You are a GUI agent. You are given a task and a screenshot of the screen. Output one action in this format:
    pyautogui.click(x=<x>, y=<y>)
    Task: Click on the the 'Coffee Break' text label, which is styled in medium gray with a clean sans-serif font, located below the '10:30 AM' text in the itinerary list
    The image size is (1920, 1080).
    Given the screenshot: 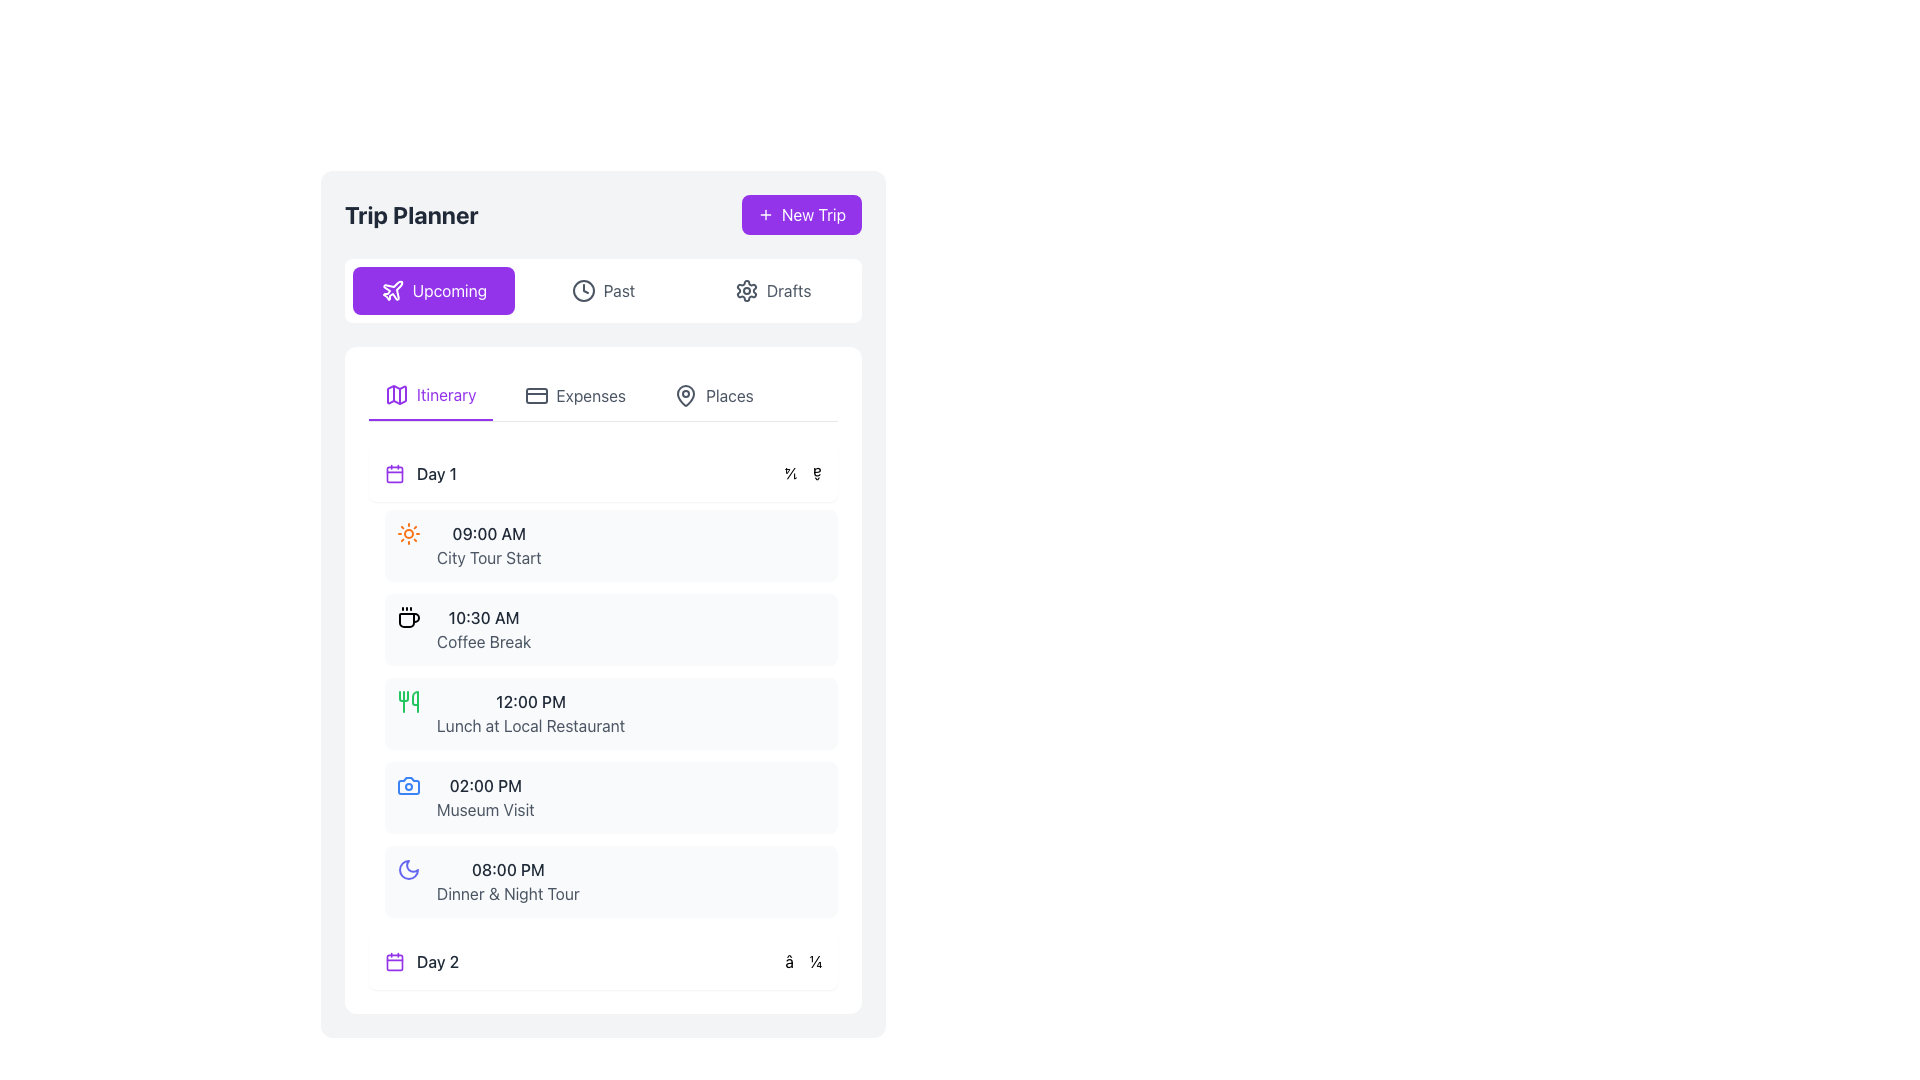 What is the action you would take?
    pyautogui.click(x=484, y=641)
    